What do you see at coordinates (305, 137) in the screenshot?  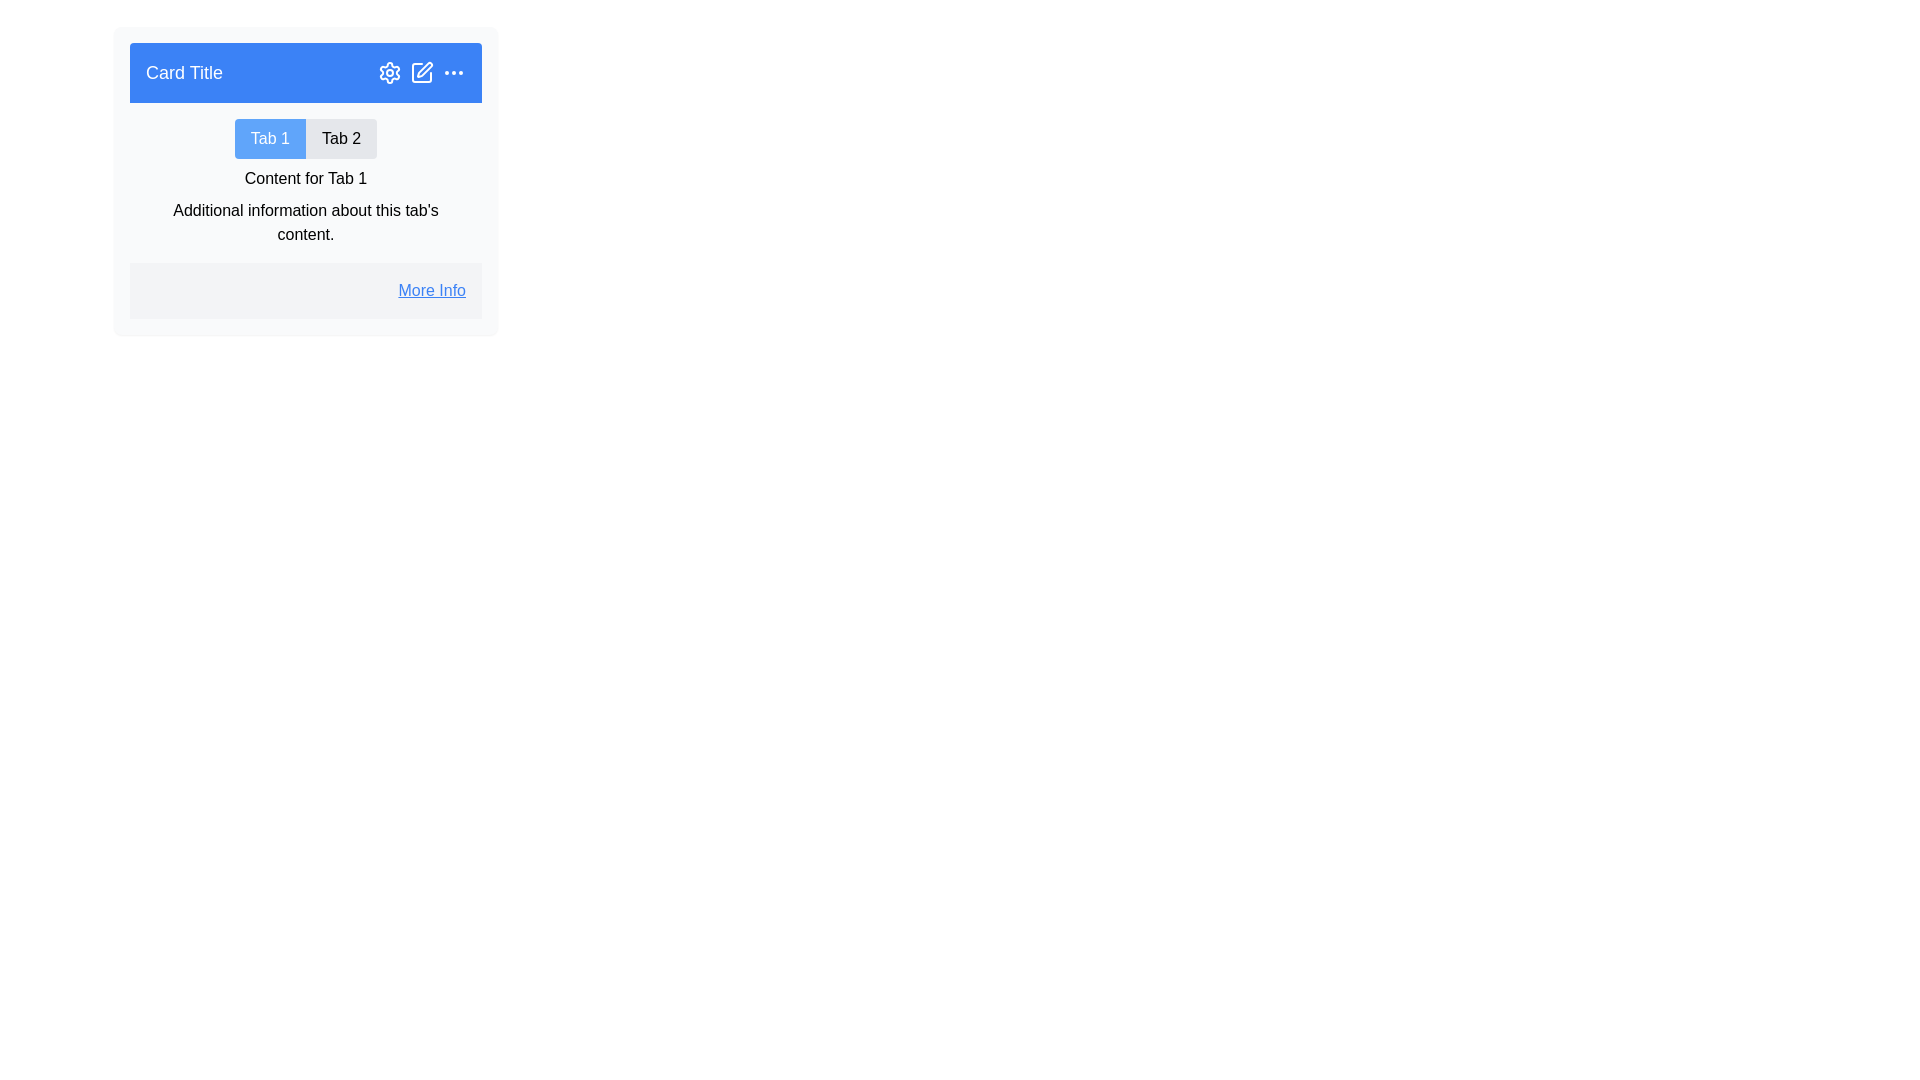 I see `the 'Tab 1' button of the Tab Component, which has a blue background and white text` at bounding box center [305, 137].